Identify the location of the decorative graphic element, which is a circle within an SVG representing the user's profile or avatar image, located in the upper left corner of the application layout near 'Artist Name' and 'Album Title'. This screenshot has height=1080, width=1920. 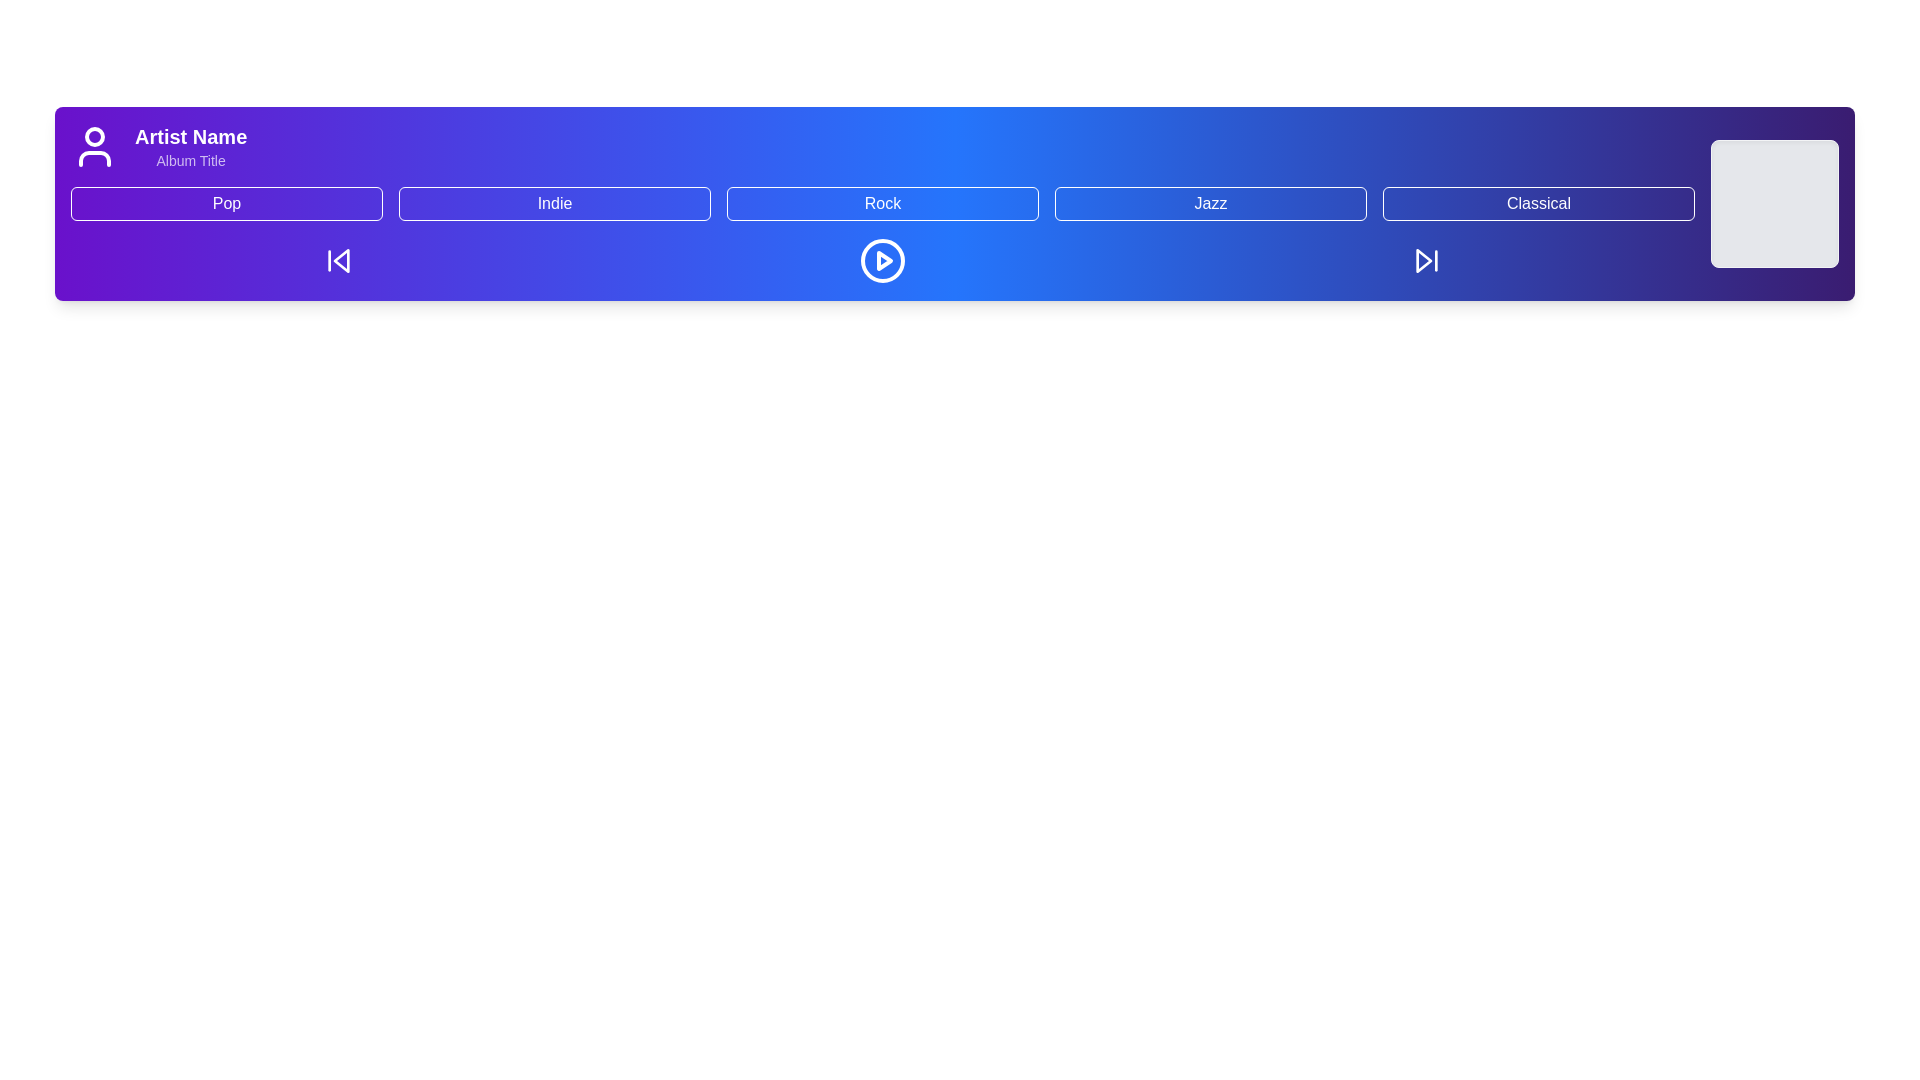
(94, 136).